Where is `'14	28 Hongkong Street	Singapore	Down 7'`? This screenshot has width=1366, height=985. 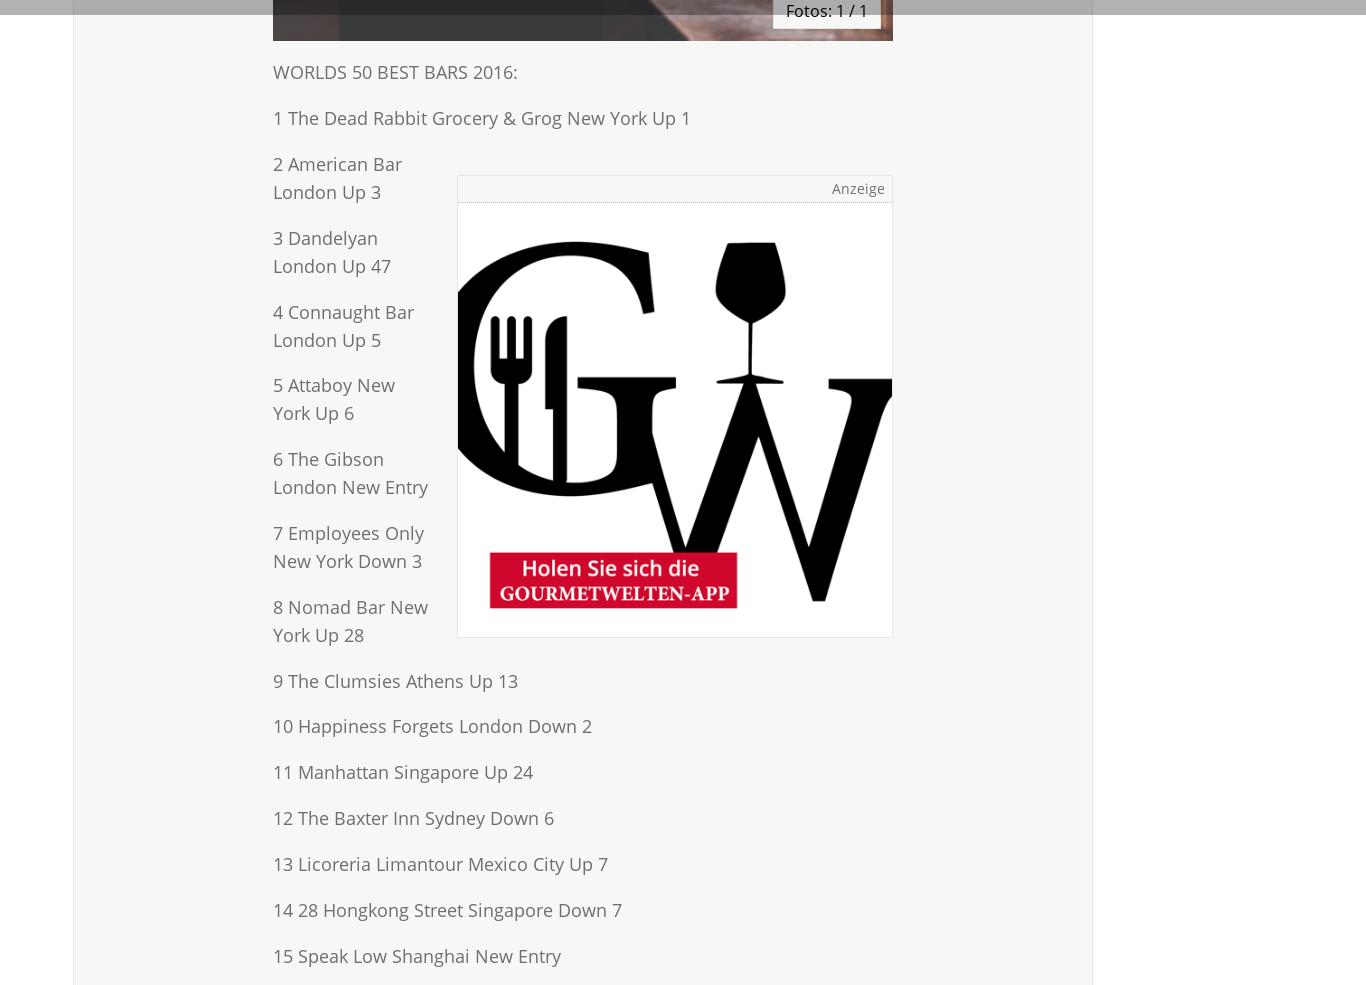 '14	28 Hongkong Street	Singapore	Down 7' is located at coordinates (273, 910).